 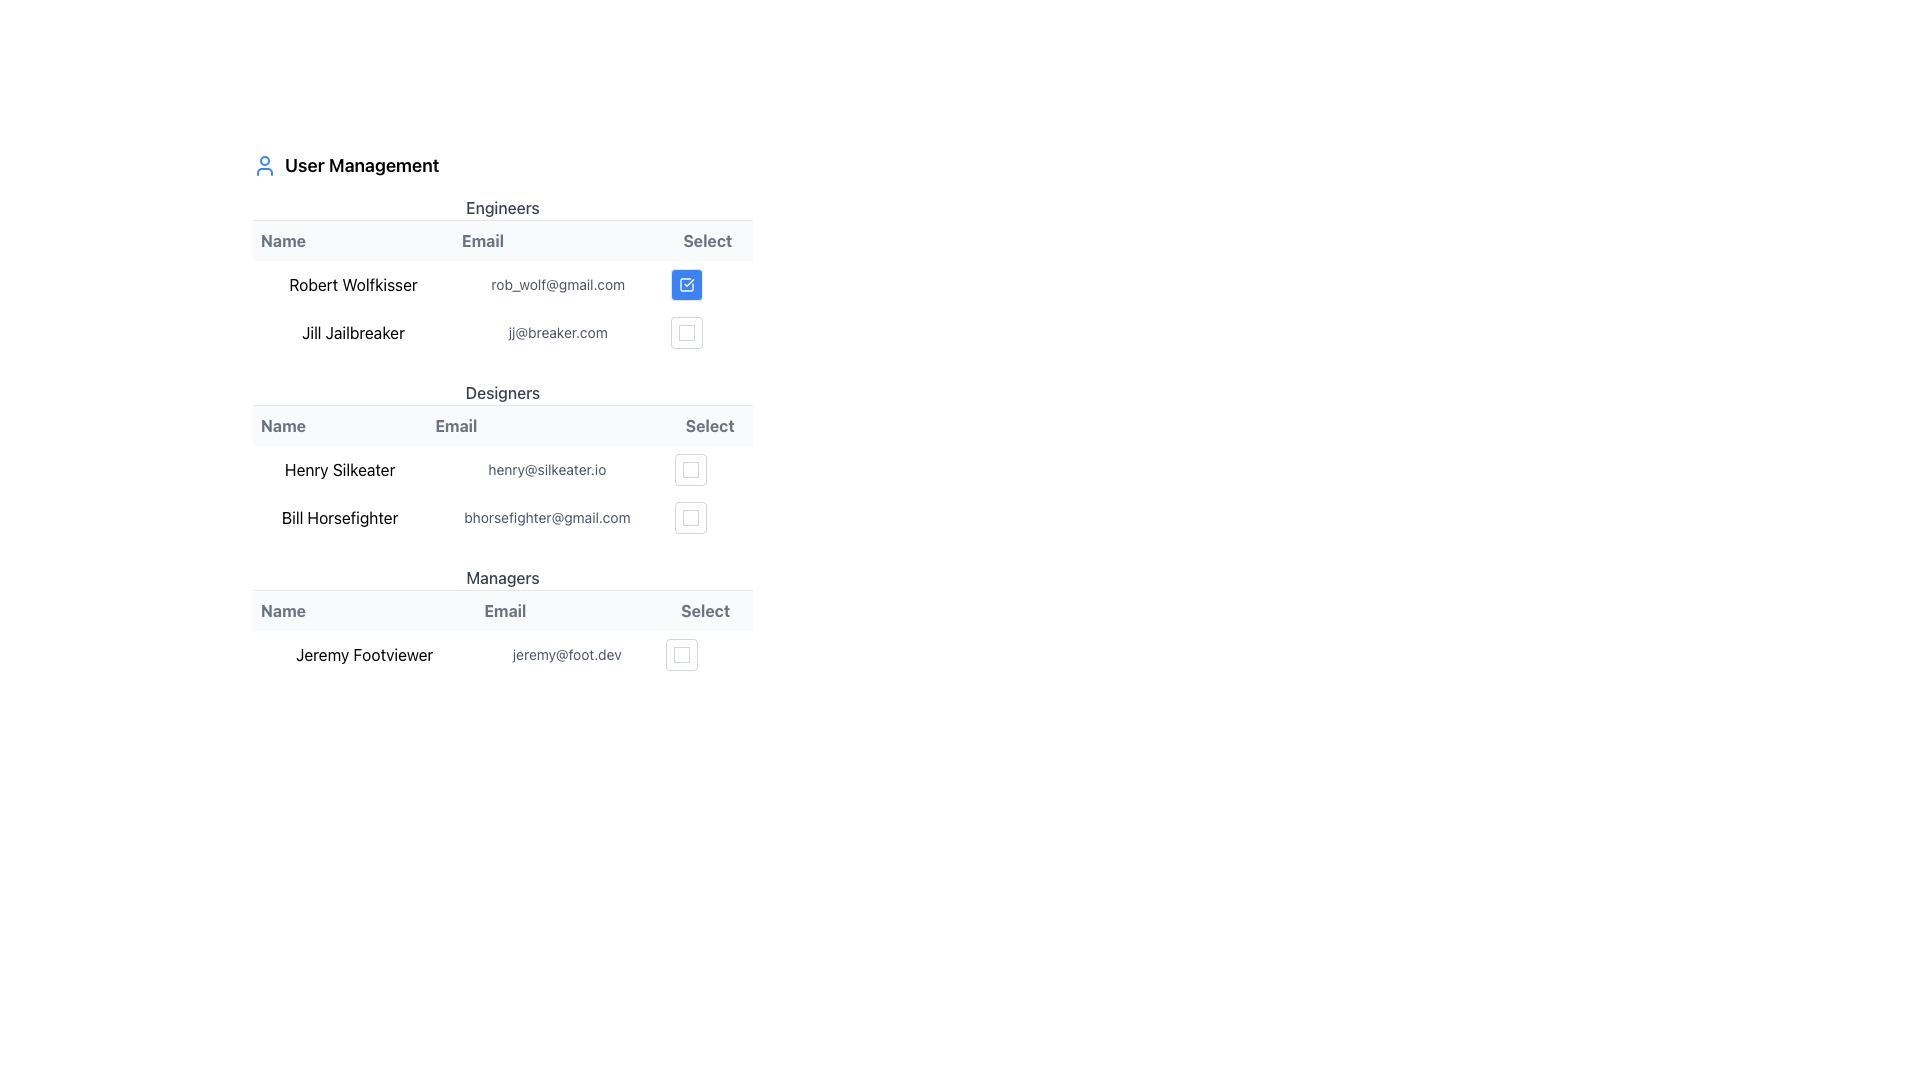 What do you see at coordinates (686, 285) in the screenshot?
I see `the button` at bounding box center [686, 285].